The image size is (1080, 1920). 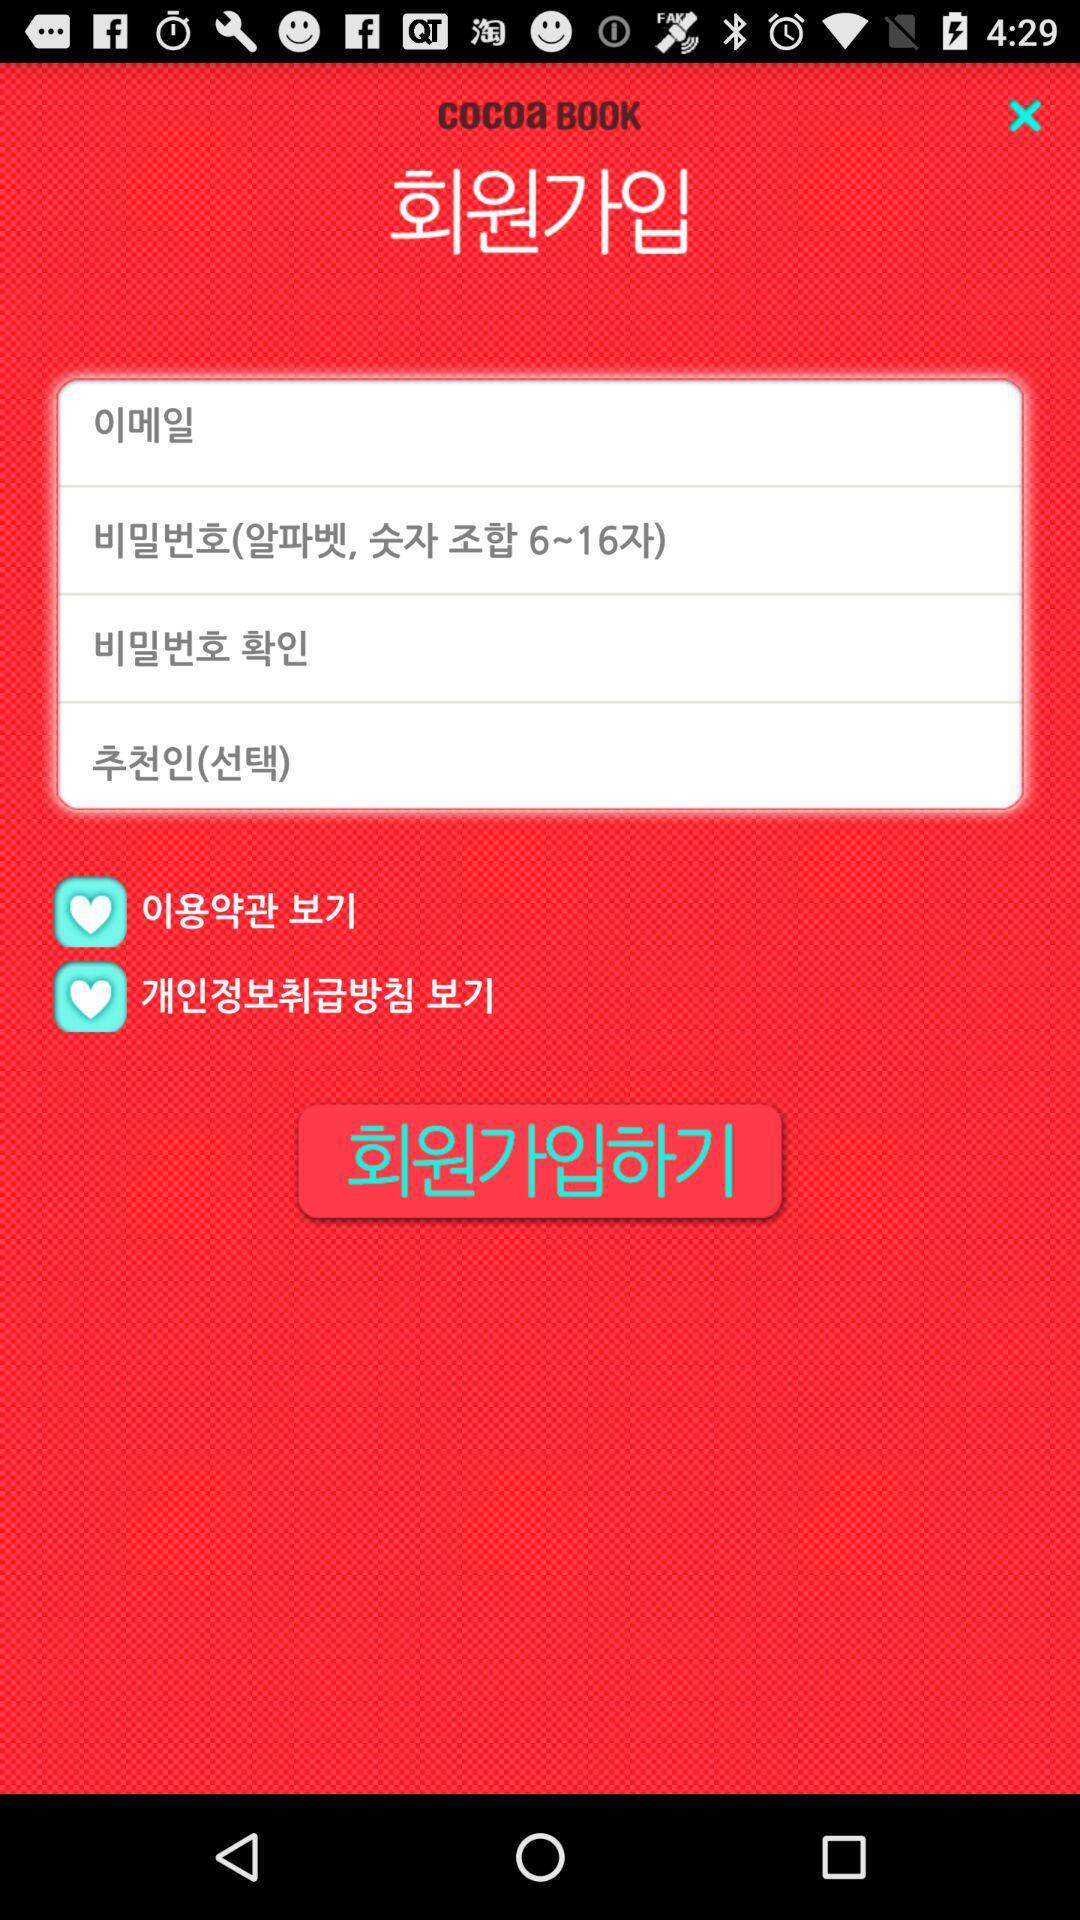 I want to click on like page, so click(x=88, y=910).